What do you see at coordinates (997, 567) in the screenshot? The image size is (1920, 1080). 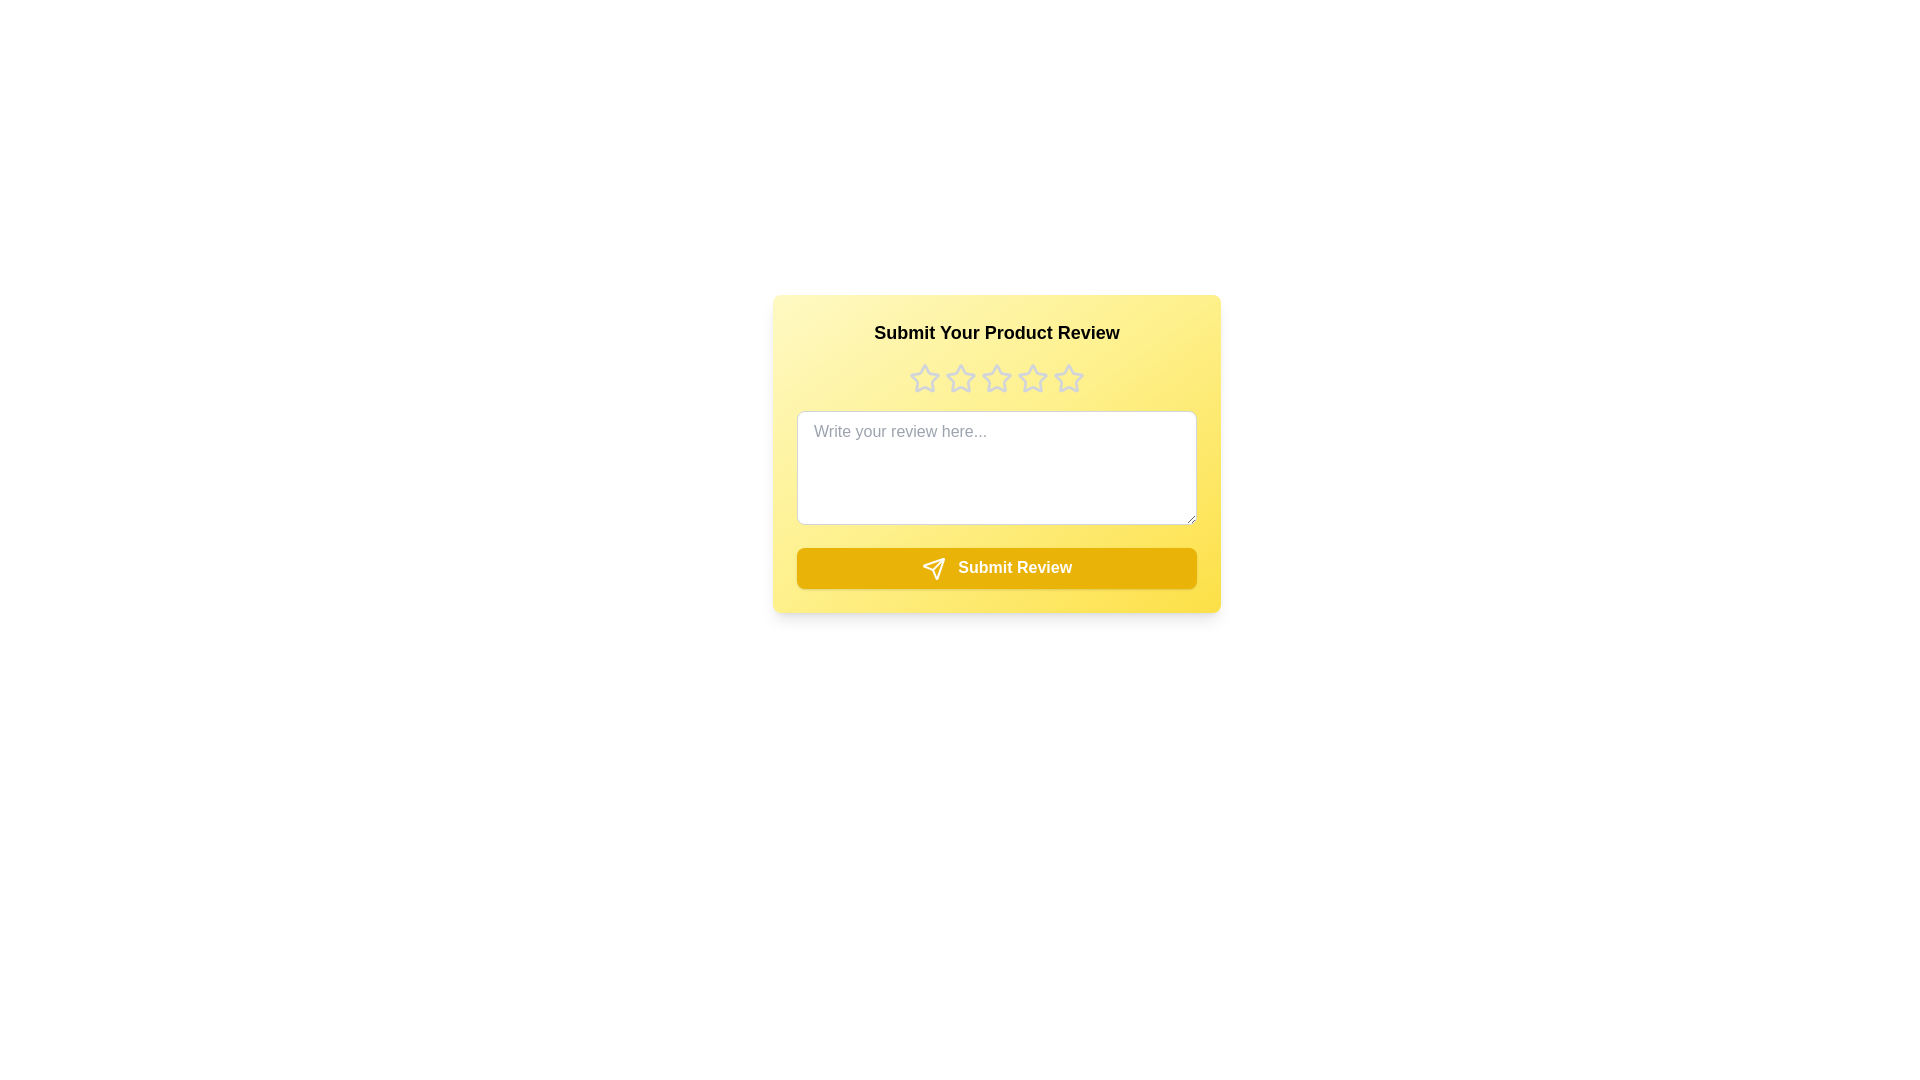 I see `the 'Submit Review' button located at the bottom of the 'Submit Your Product Review' card to observe hover effects` at bounding box center [997, 567].